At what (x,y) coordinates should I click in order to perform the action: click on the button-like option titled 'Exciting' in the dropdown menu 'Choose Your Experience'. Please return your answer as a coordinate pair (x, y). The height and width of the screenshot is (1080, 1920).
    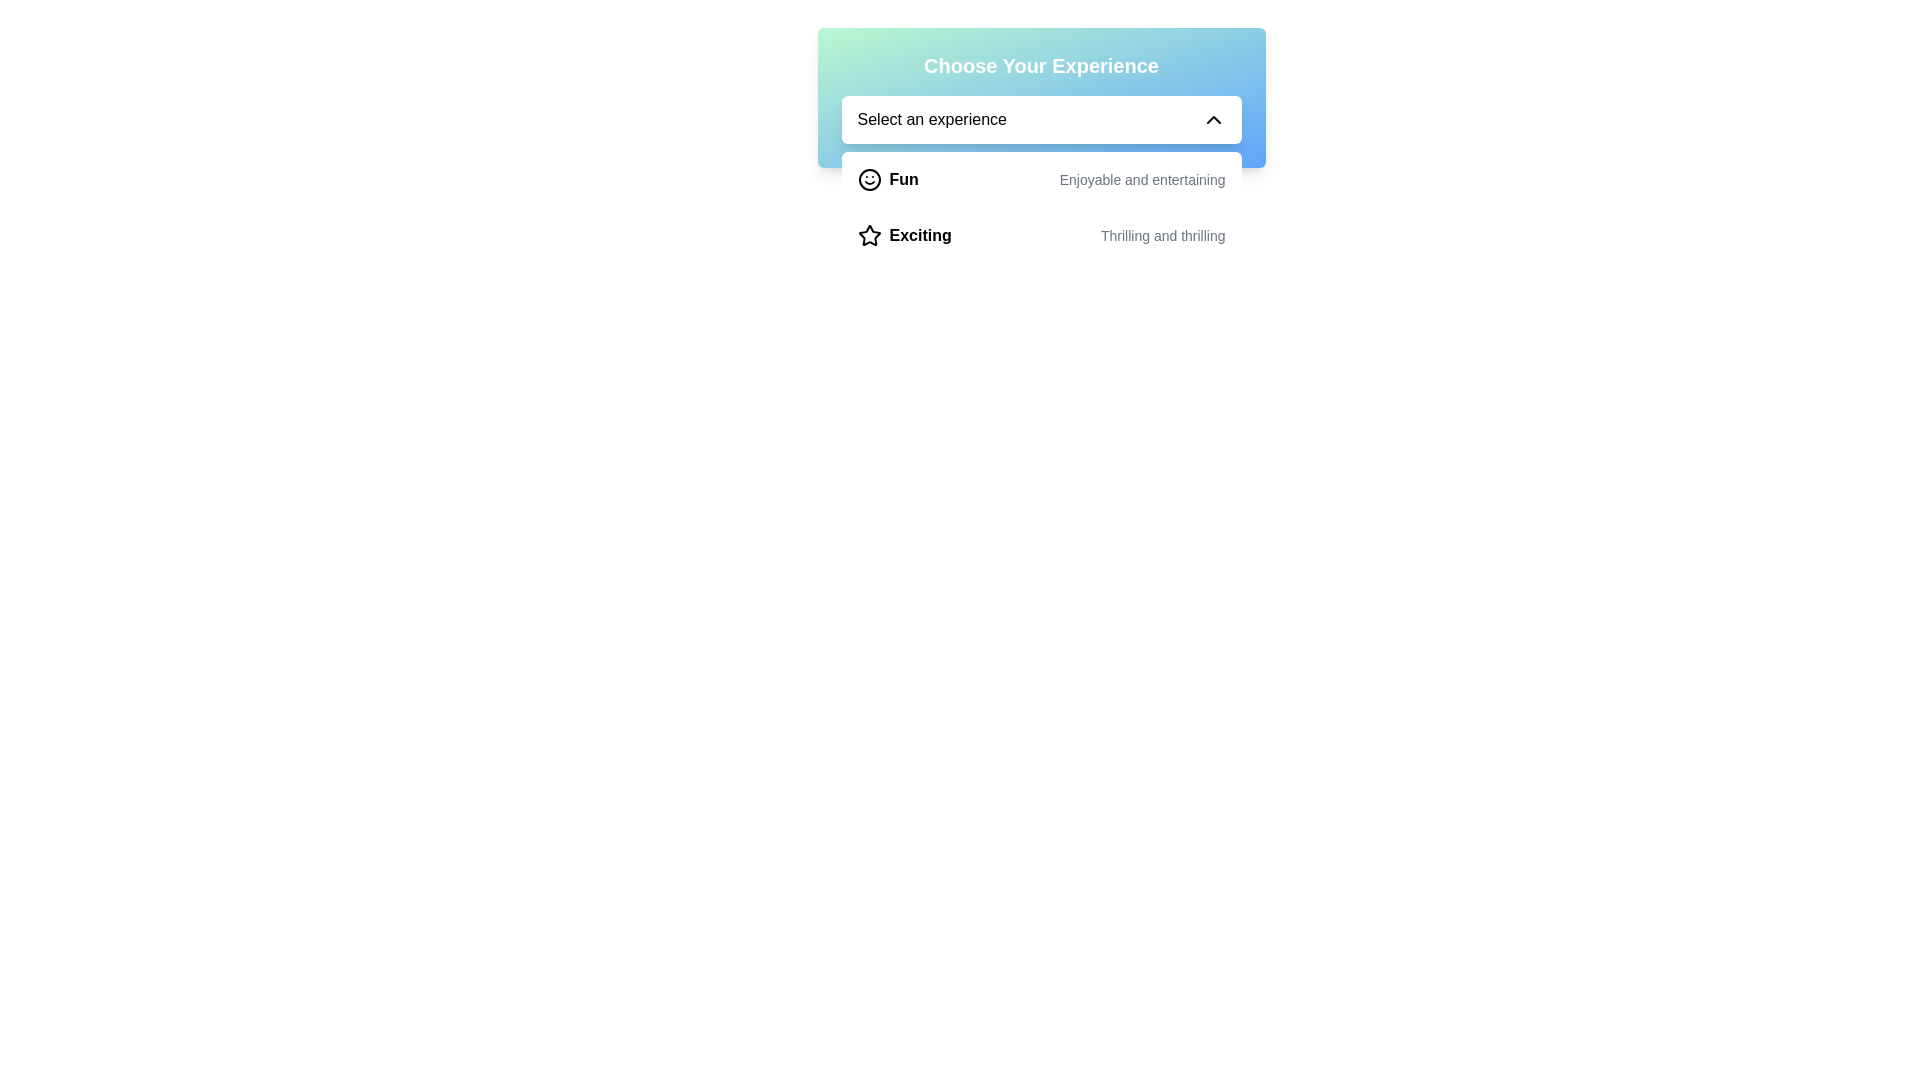
    Looking at the image, I should click on (1040, 234).